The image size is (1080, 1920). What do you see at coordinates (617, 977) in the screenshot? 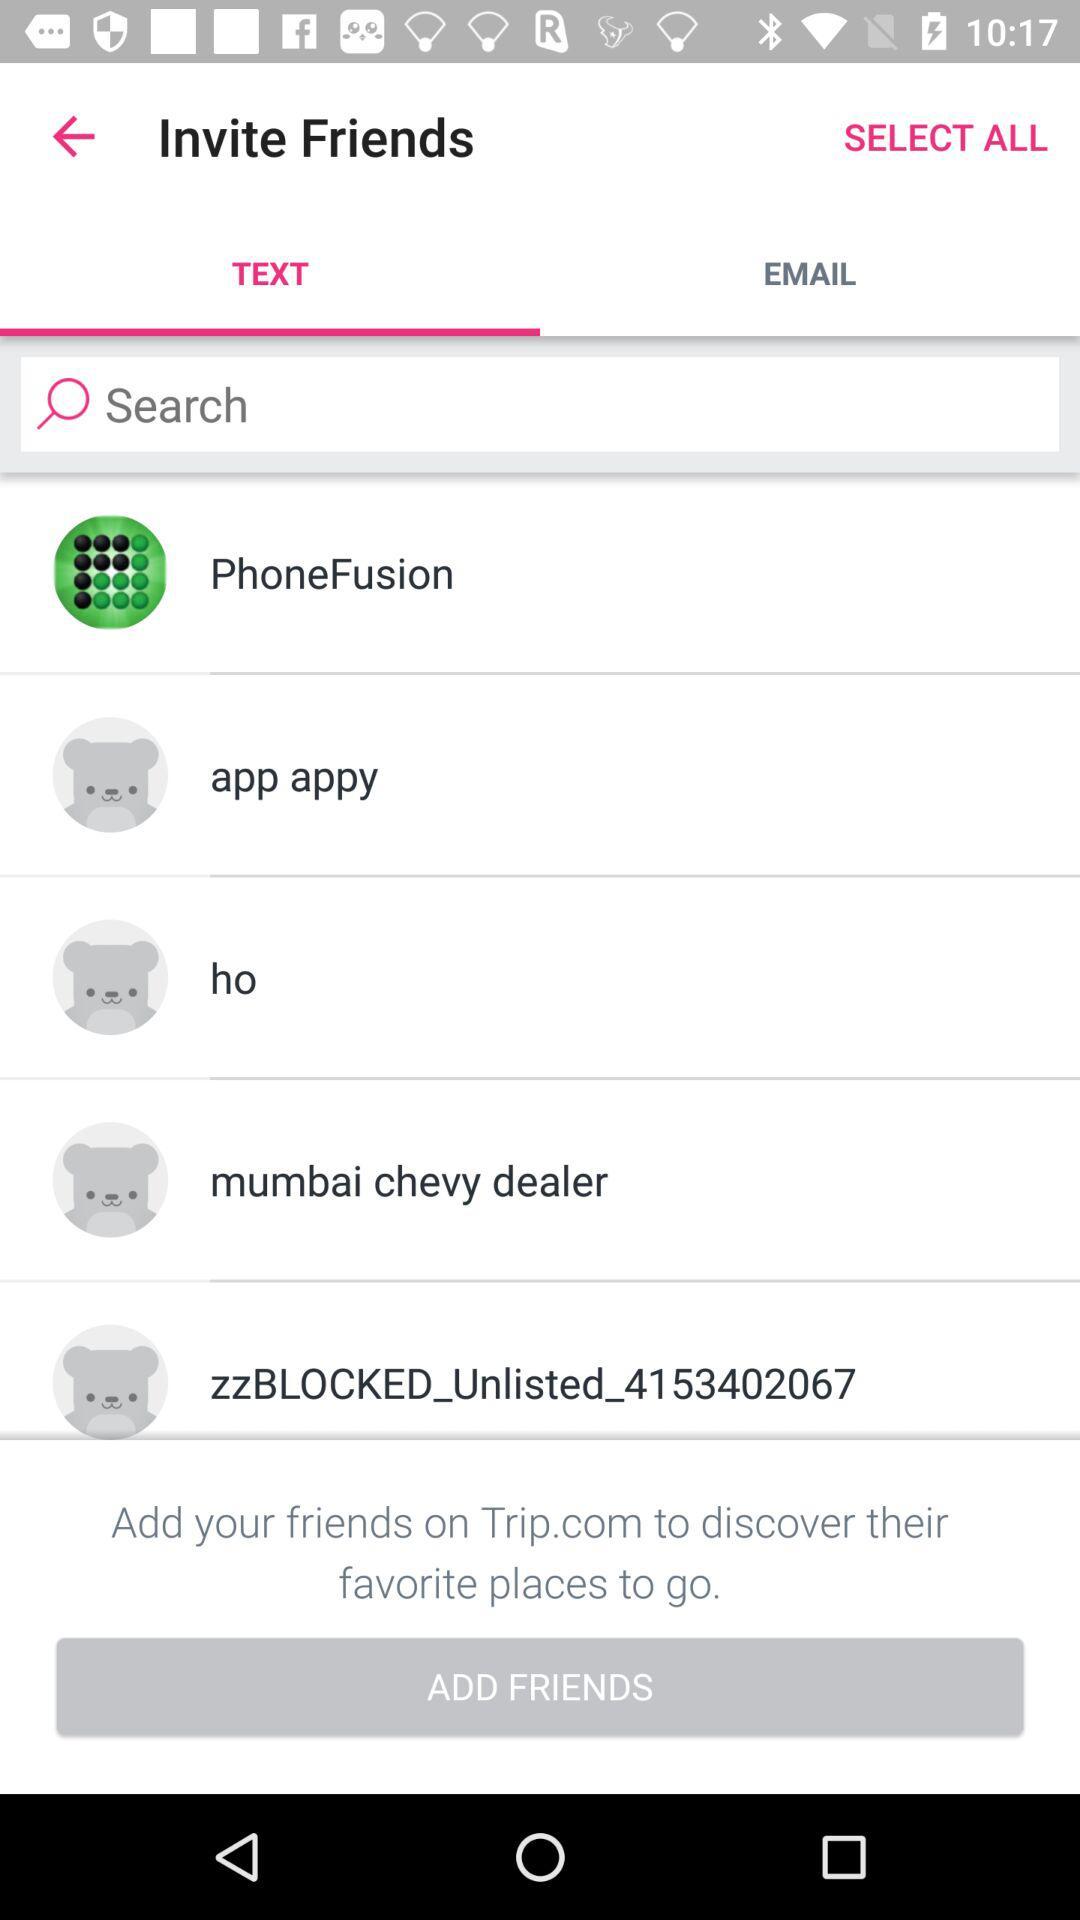
I see `the ho` at bounding box center [617, 977].